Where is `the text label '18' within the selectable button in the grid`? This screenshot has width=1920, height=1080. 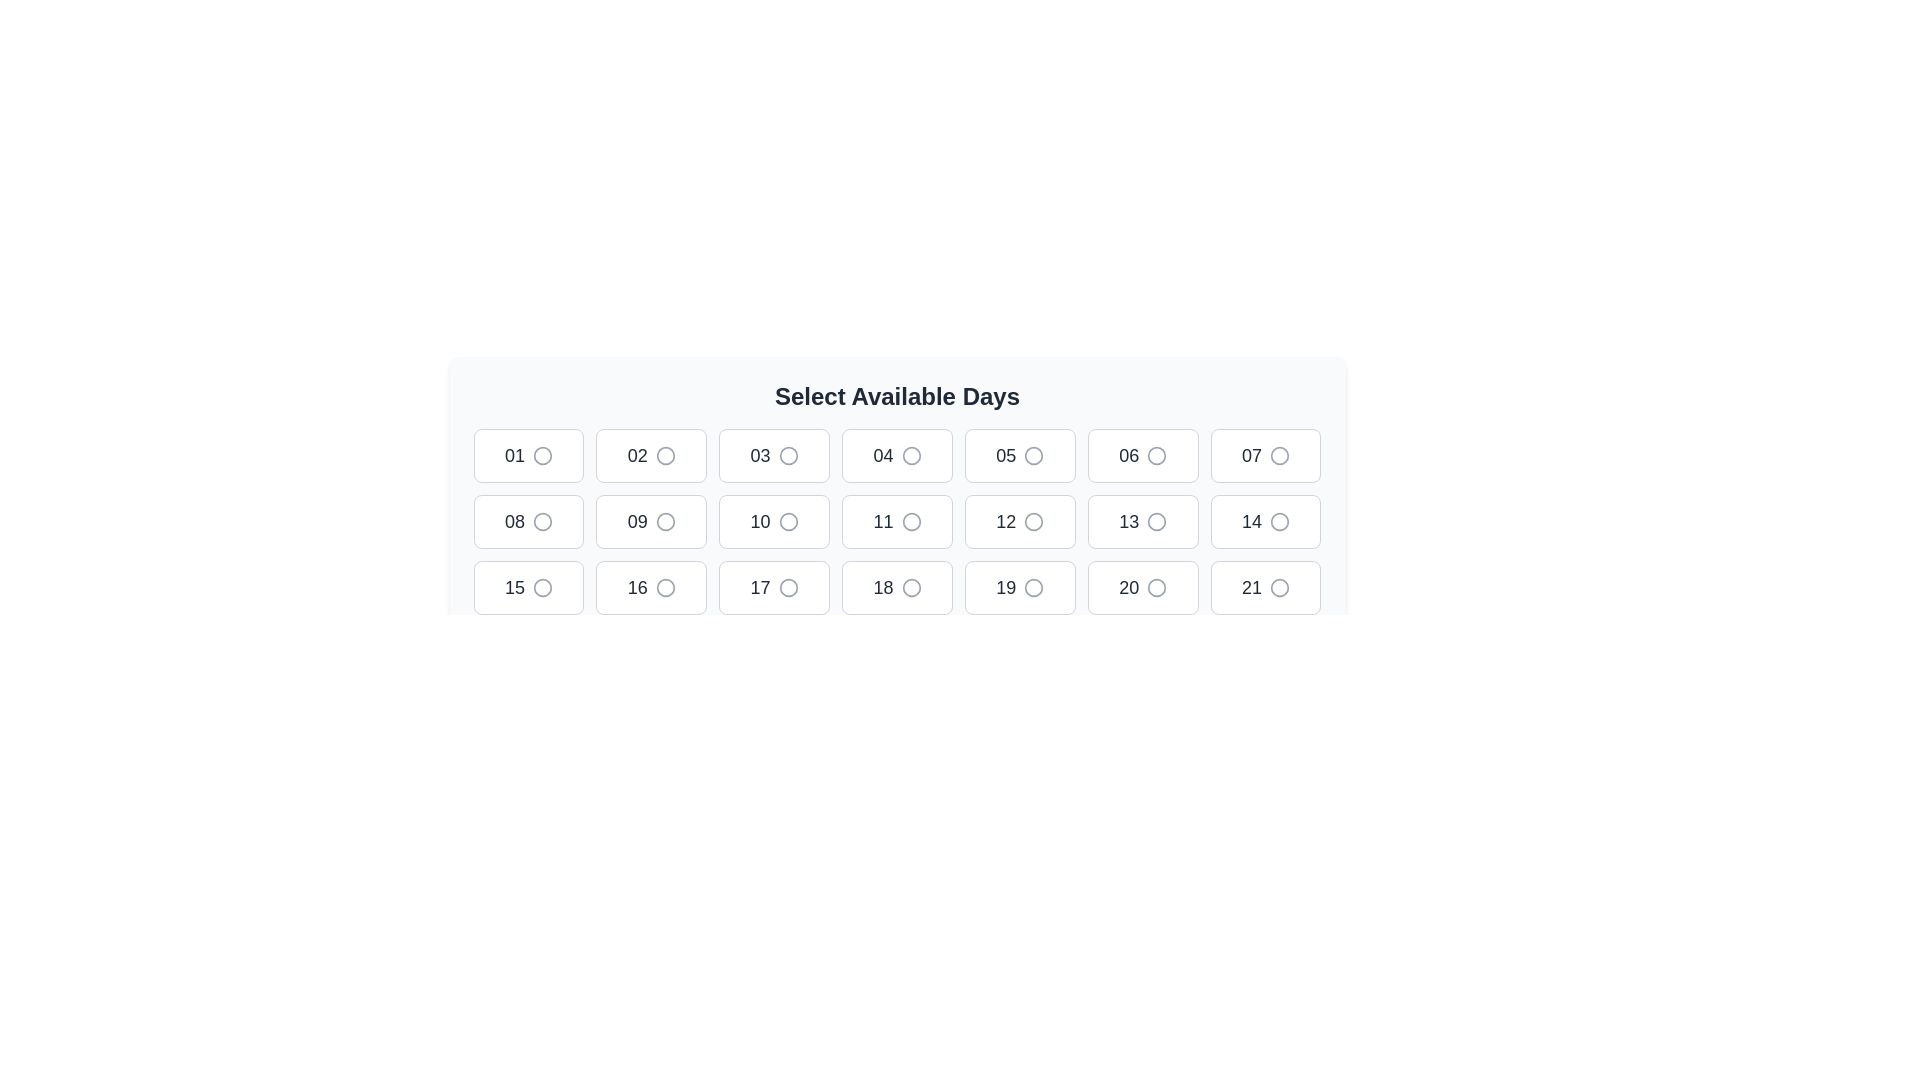
the text label '18' within the selectable button in the grid is located at coordinates (882, 586).